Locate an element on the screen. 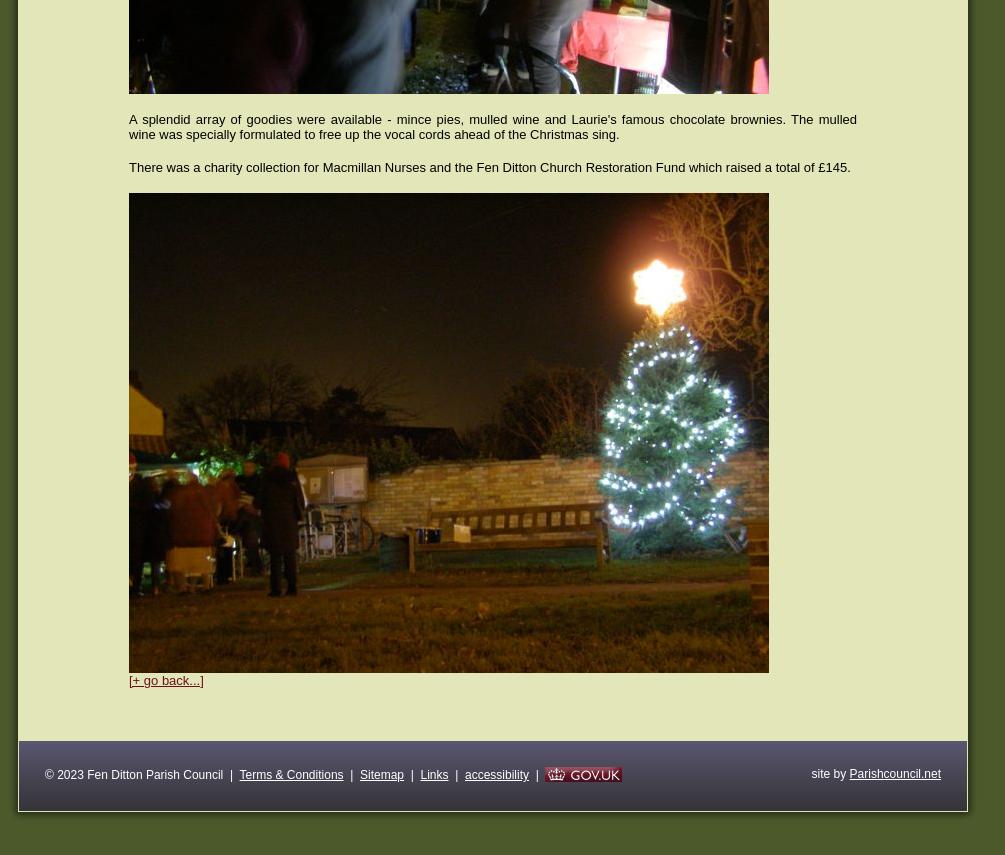 The width and height of the screenshot is (1005, 855). '© 2023 Fen Ditton Parish Council  |' is located at coordinates (142, 773).